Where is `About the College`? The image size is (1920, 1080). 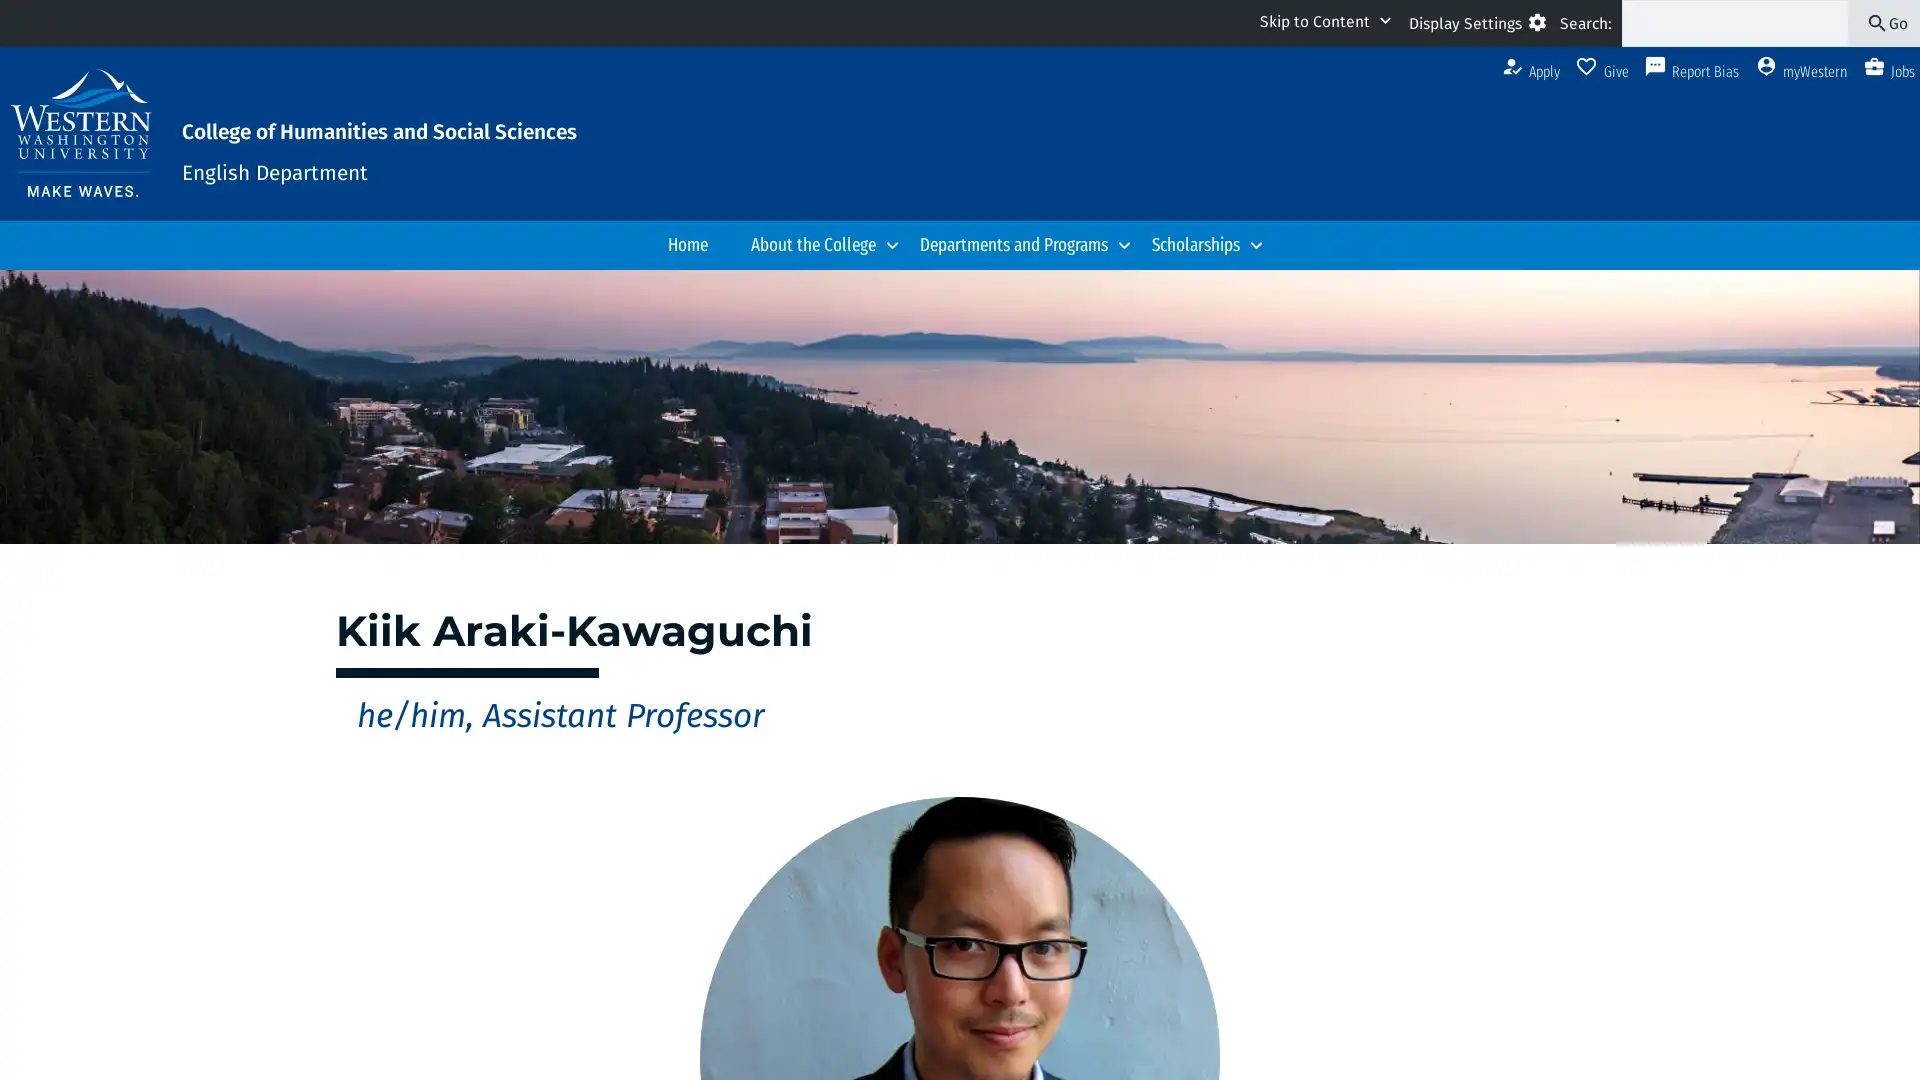
About the College is located at coordinates (819, 244).